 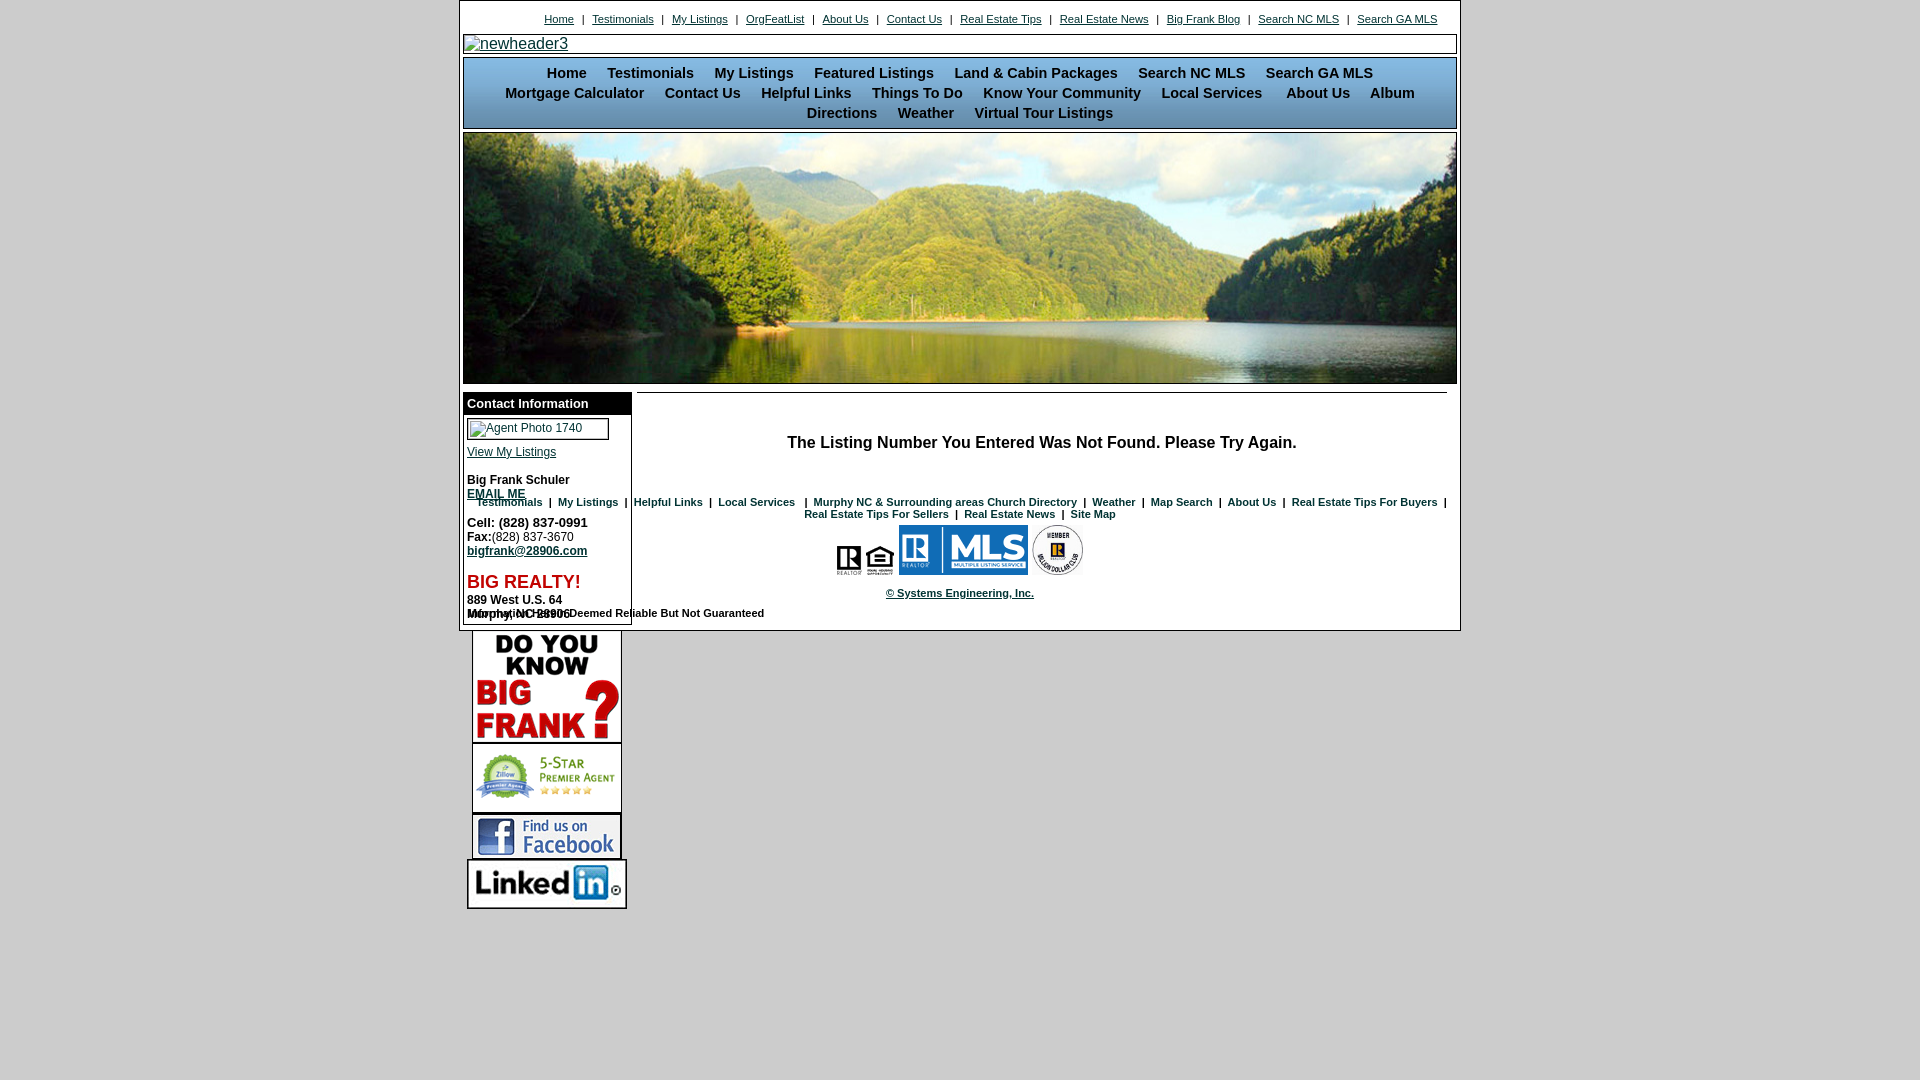 I want to click on 'Big Frank Blog', so click(x=1165, y=19).